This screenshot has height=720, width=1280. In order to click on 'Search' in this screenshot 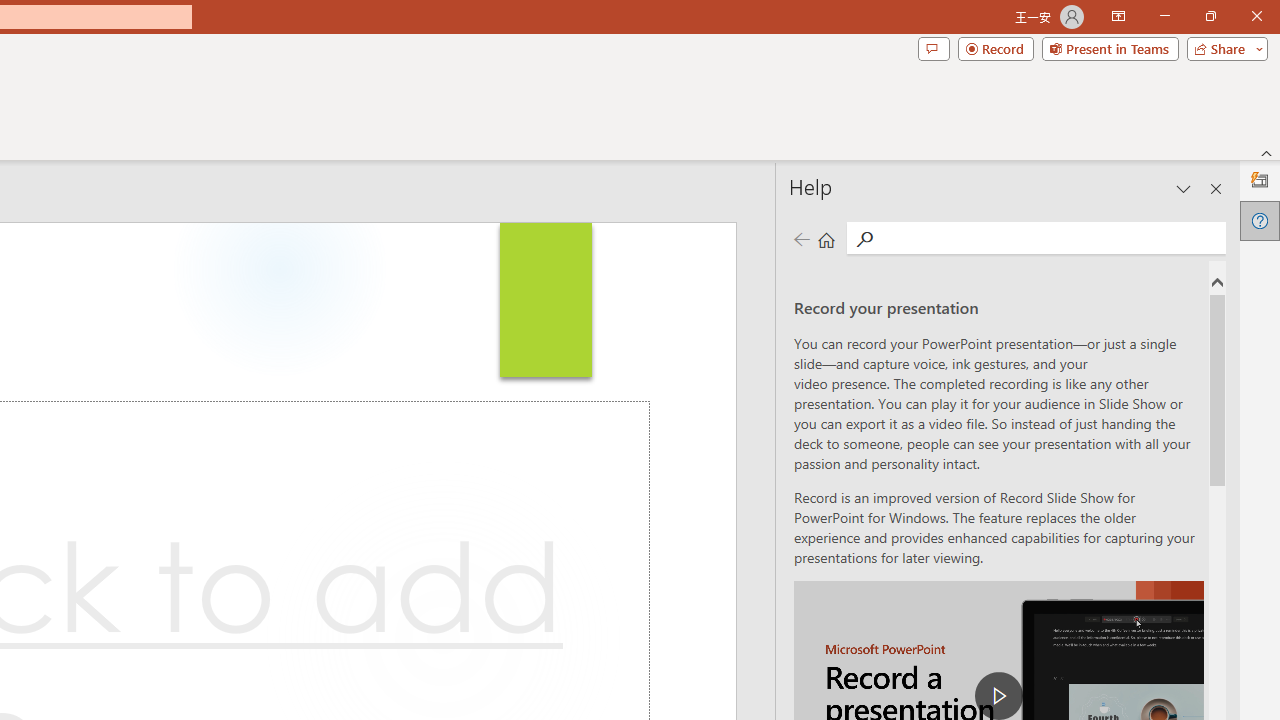, I will do `click(1049, 236)`.